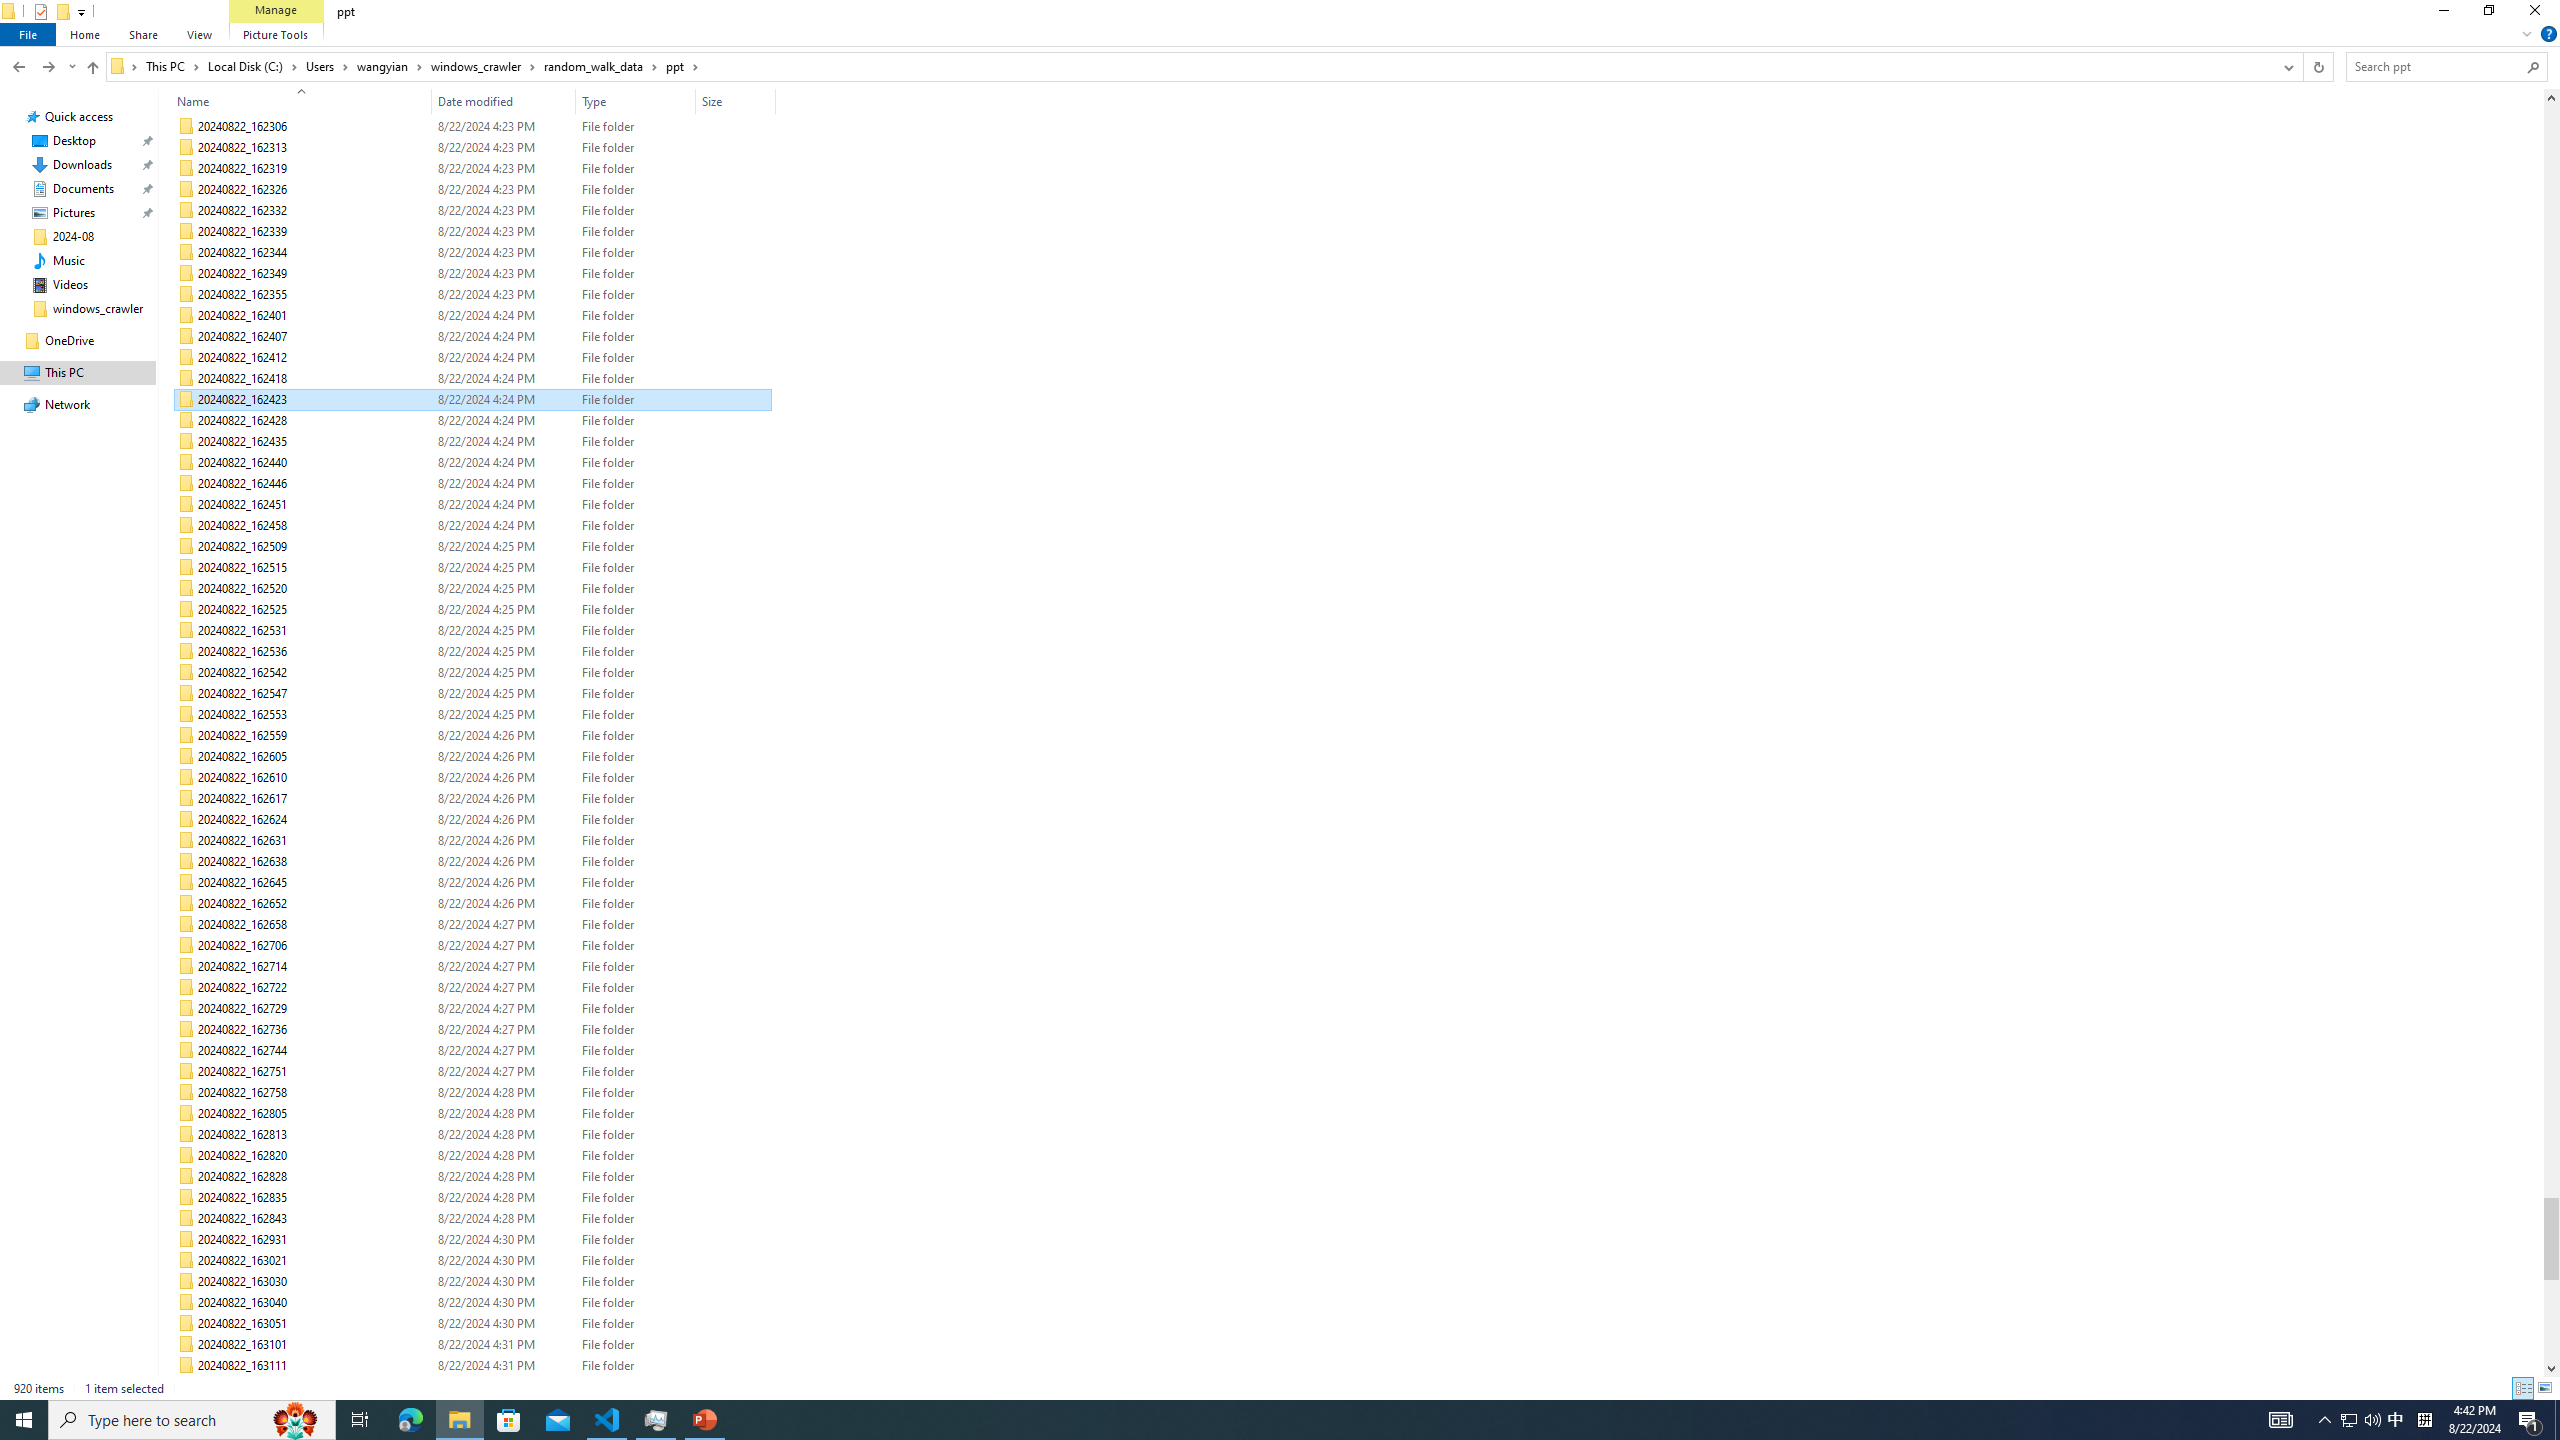 Image resolution: width=2560 pixels, height=1440 pixels. What do you see at coordinates (294, 100) in the screenshot?
I see `'Name'` at bounding box center [294, 100].